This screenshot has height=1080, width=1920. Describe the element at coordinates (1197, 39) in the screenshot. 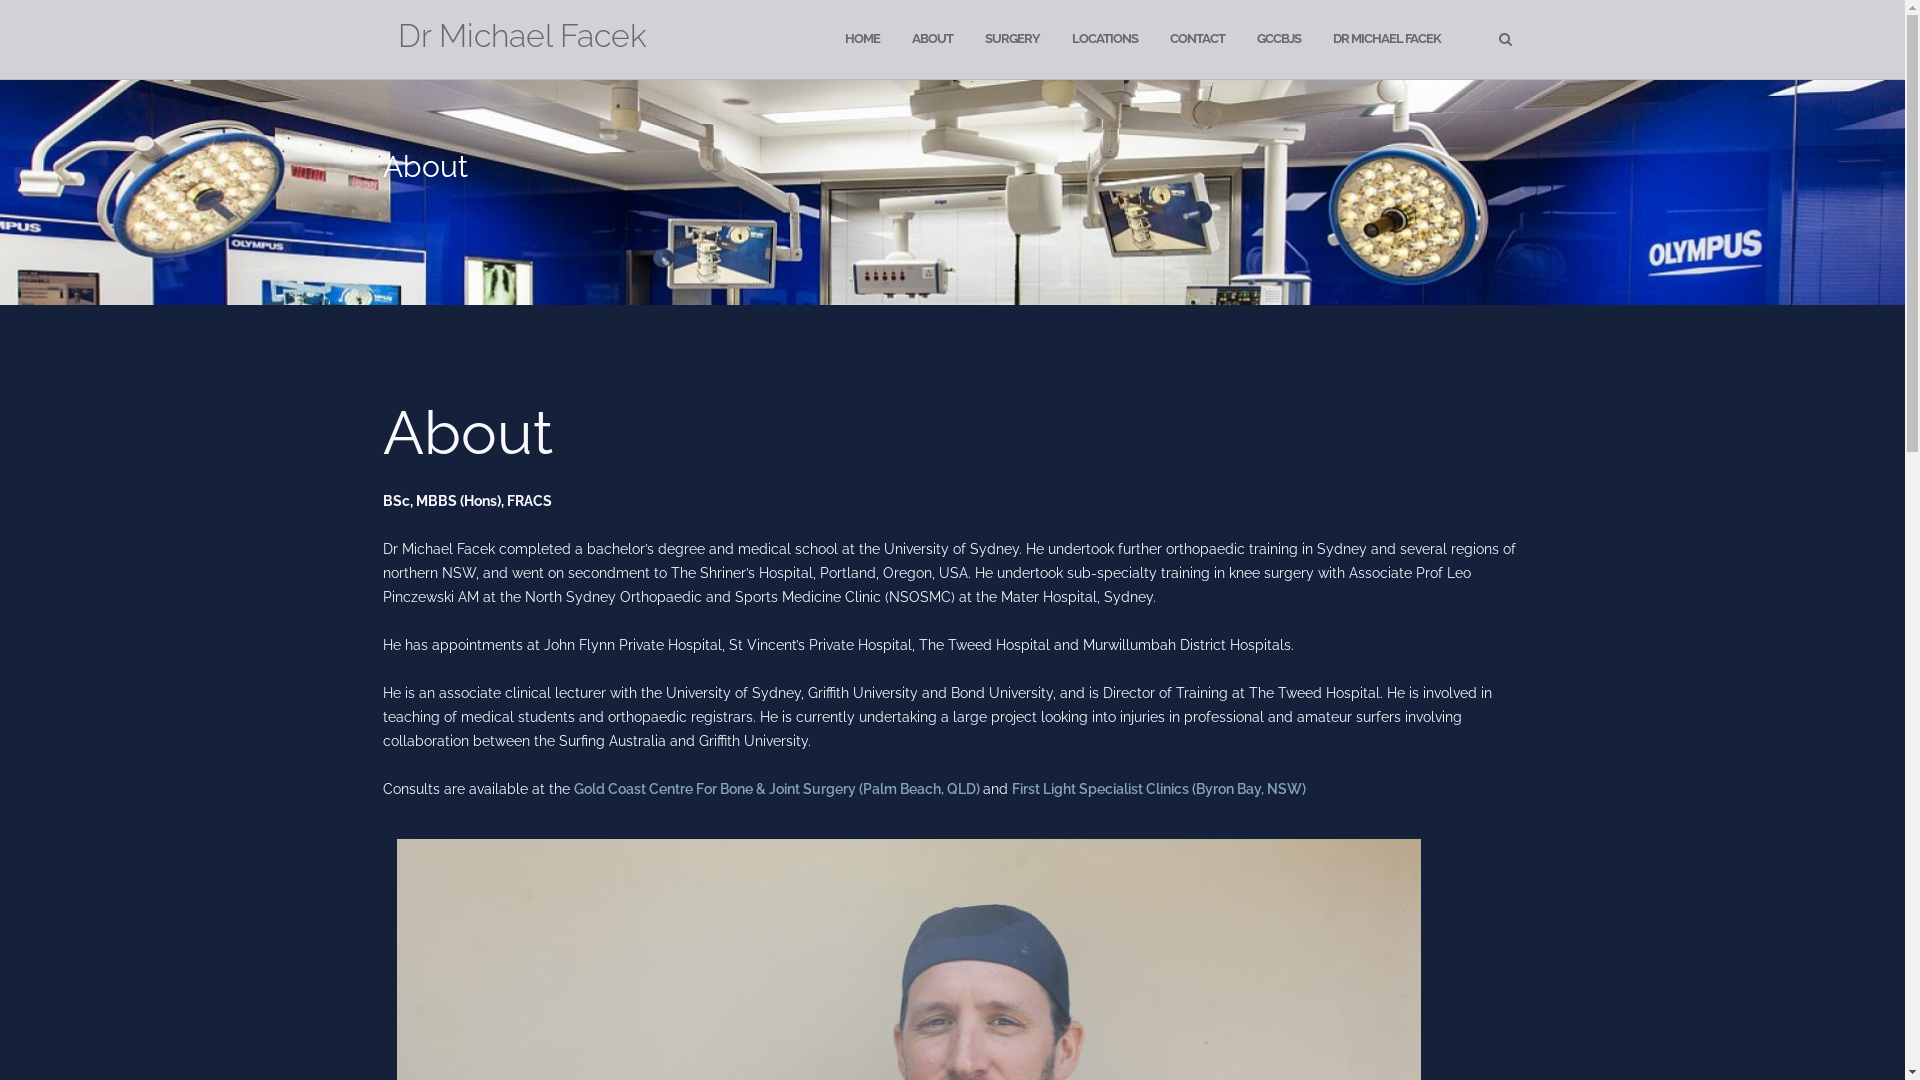

I see `'CONTACT'` at that location.